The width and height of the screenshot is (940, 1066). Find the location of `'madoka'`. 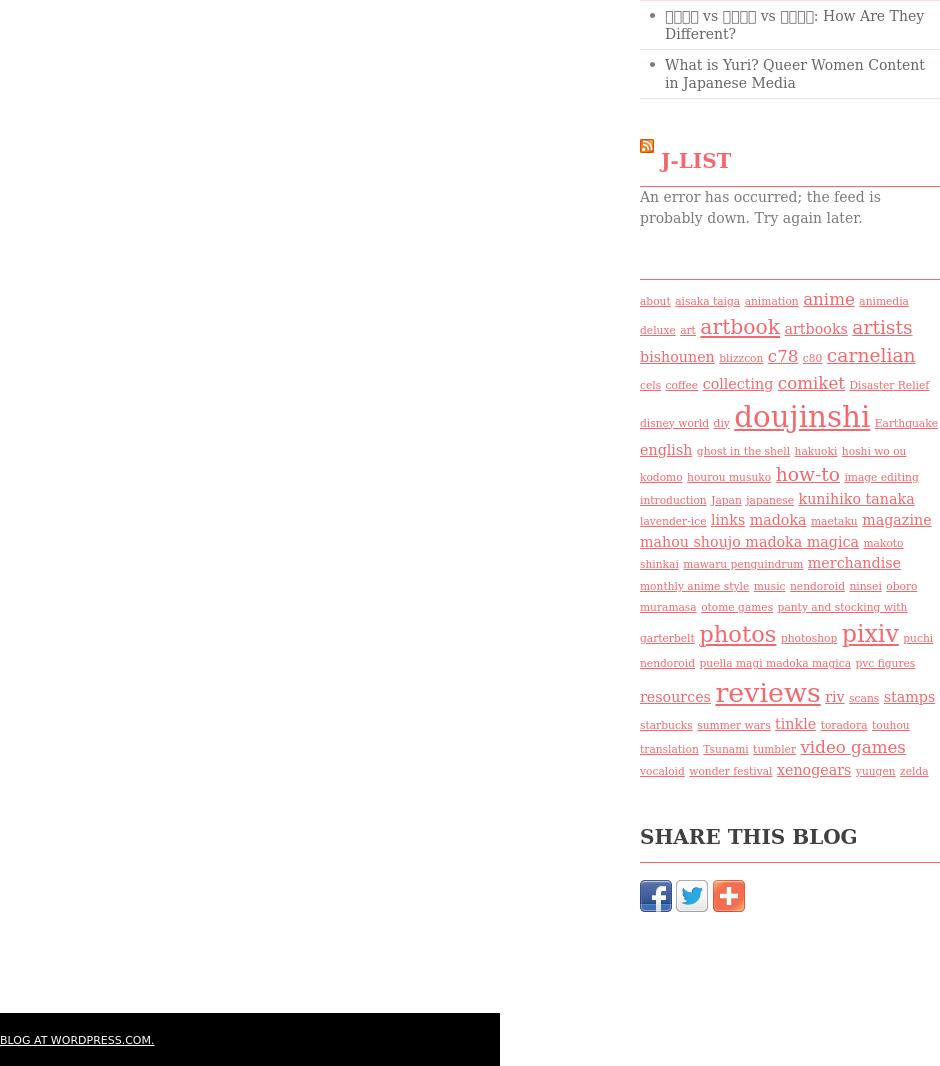

'madoka' is located at coordinates (776, 519).